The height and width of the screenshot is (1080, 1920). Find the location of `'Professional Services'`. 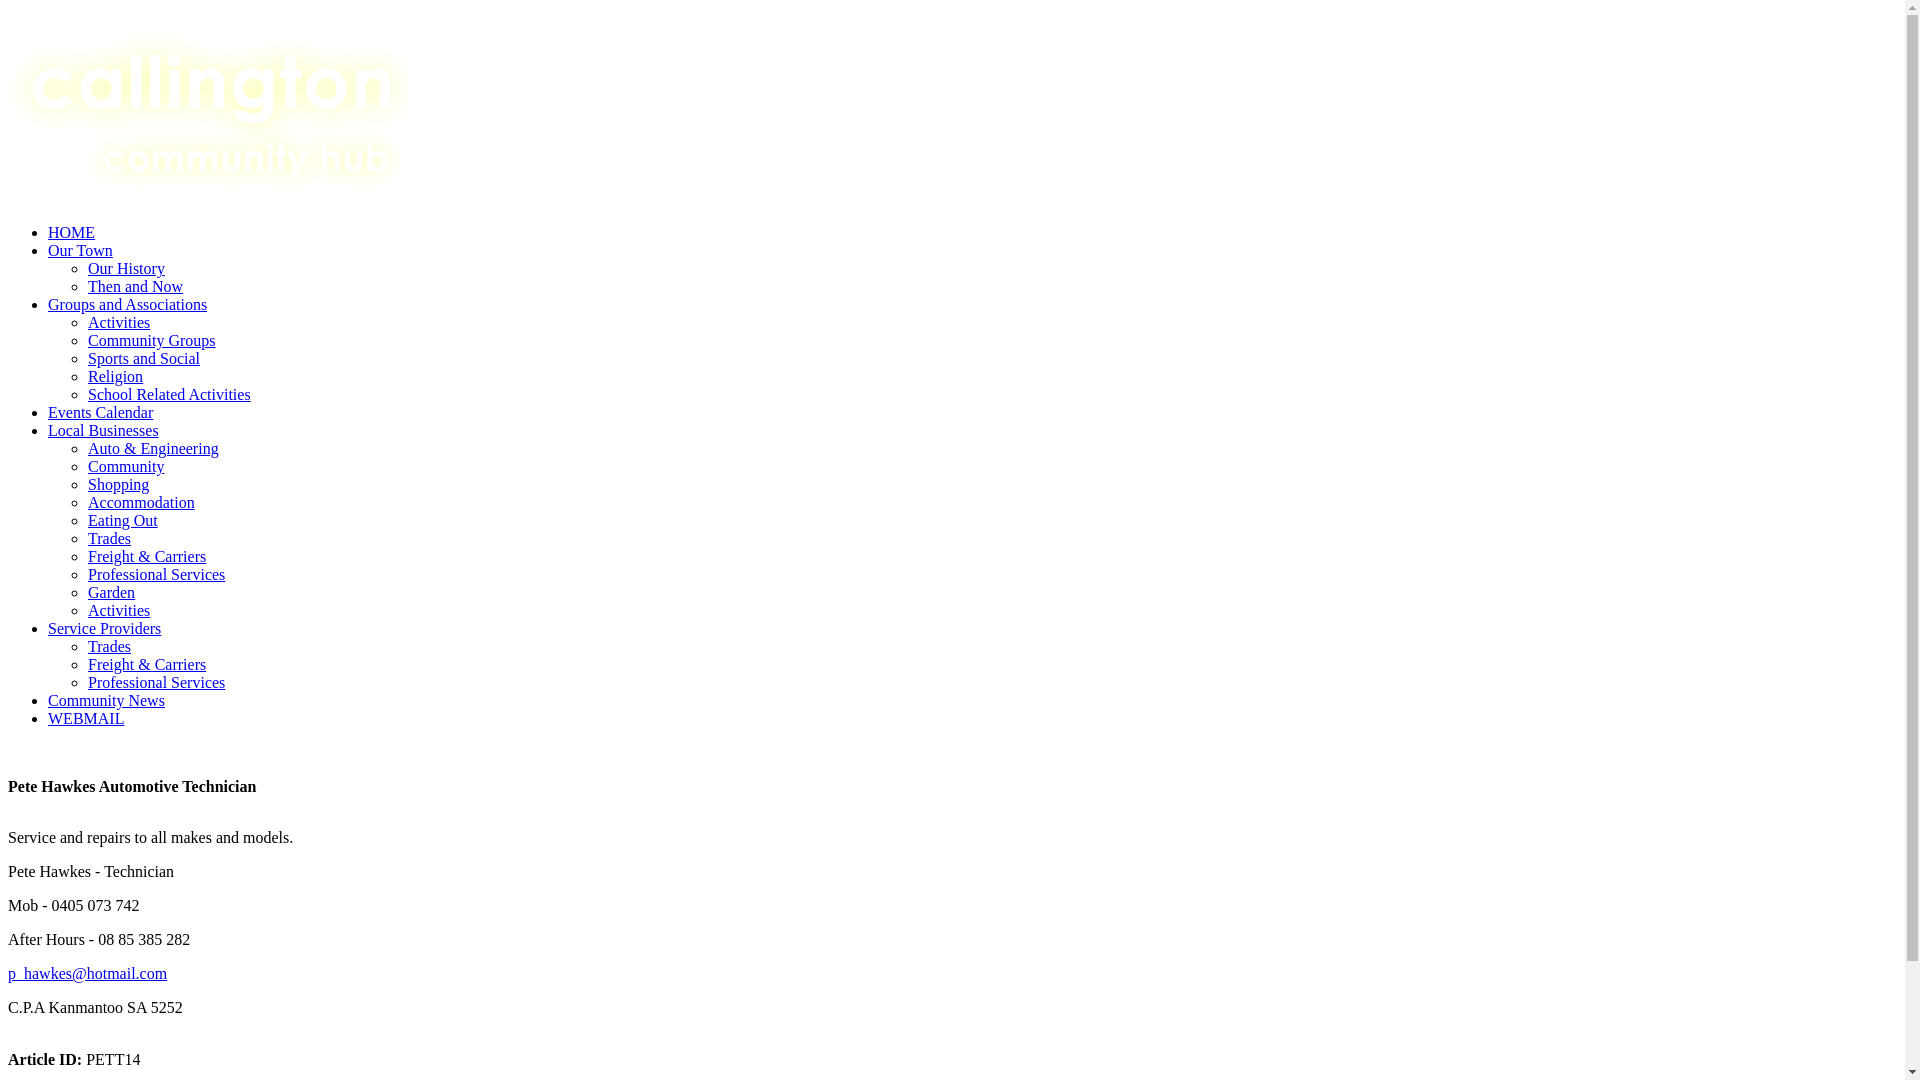

'Professional Services' is located at coordinates (155, 574).